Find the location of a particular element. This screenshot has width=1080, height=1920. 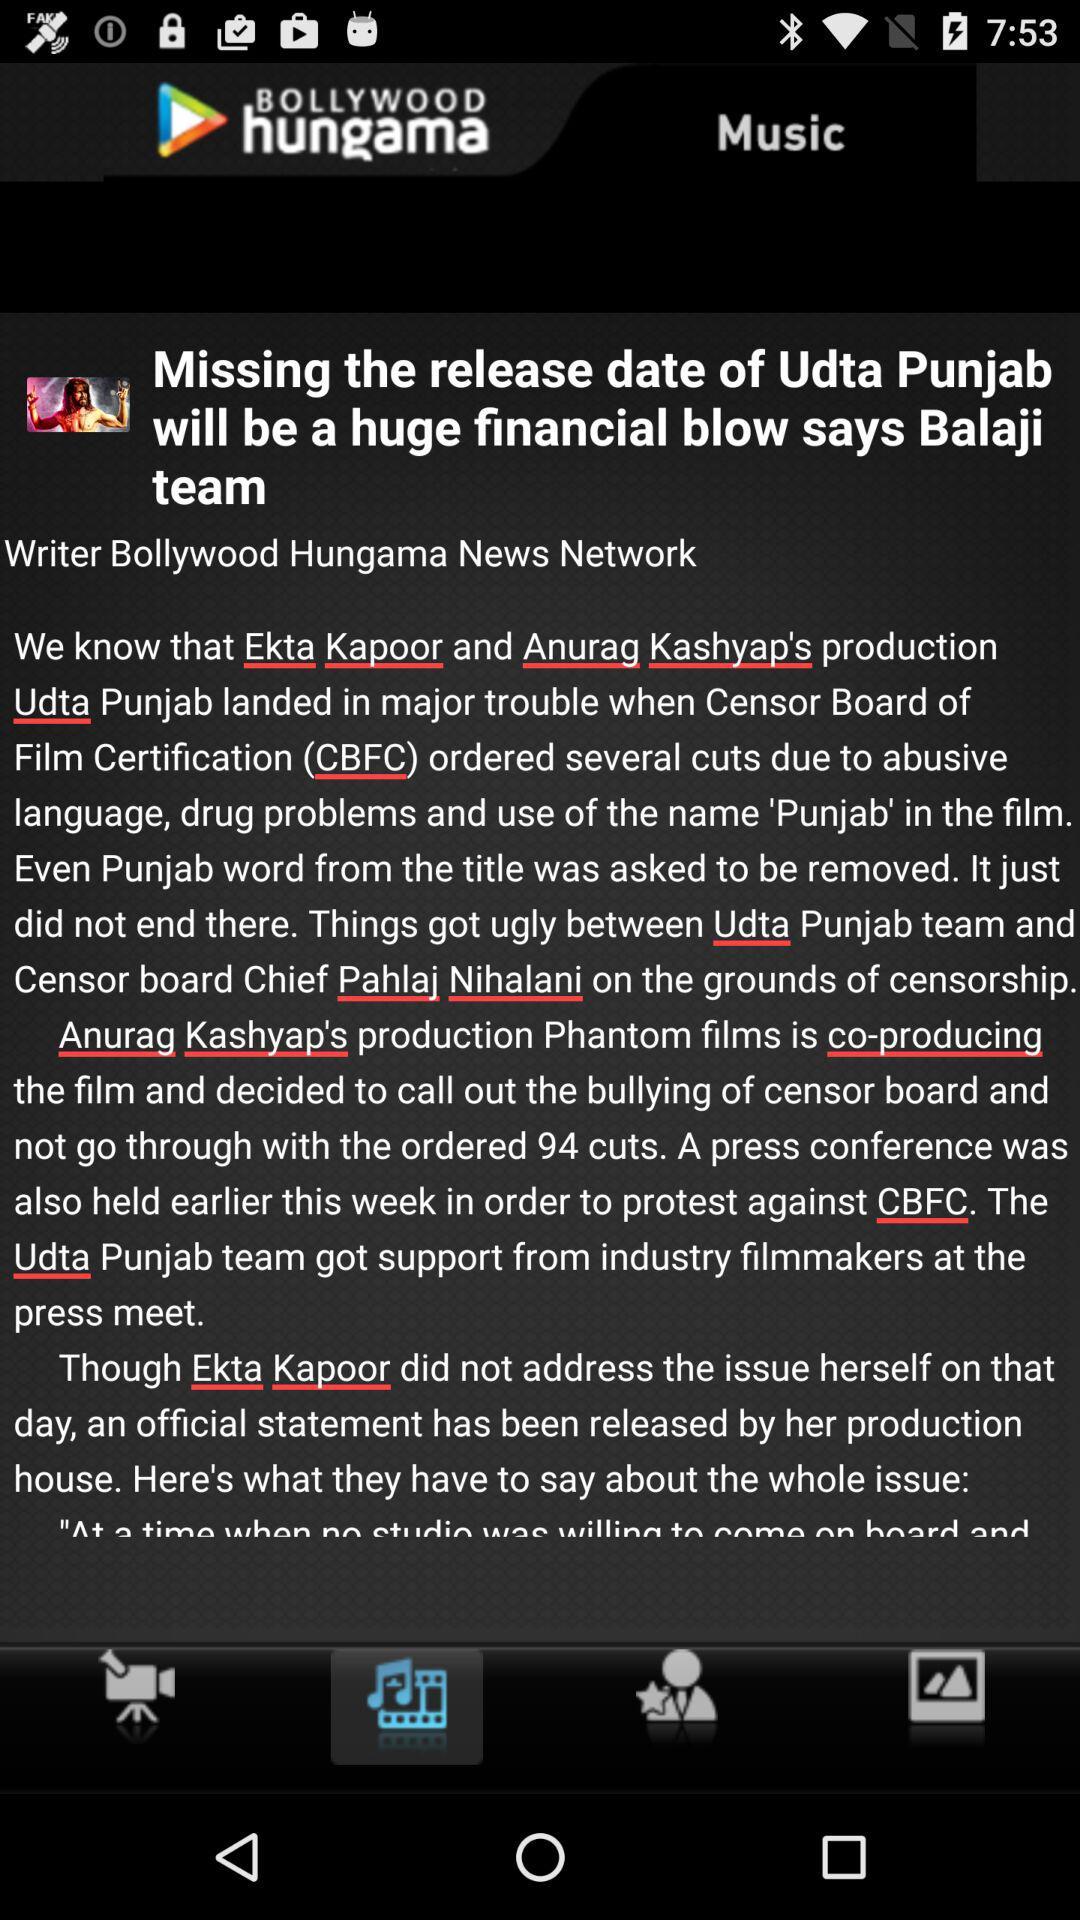

a place to view the media component of the project is located at coordinates (405, 1706).